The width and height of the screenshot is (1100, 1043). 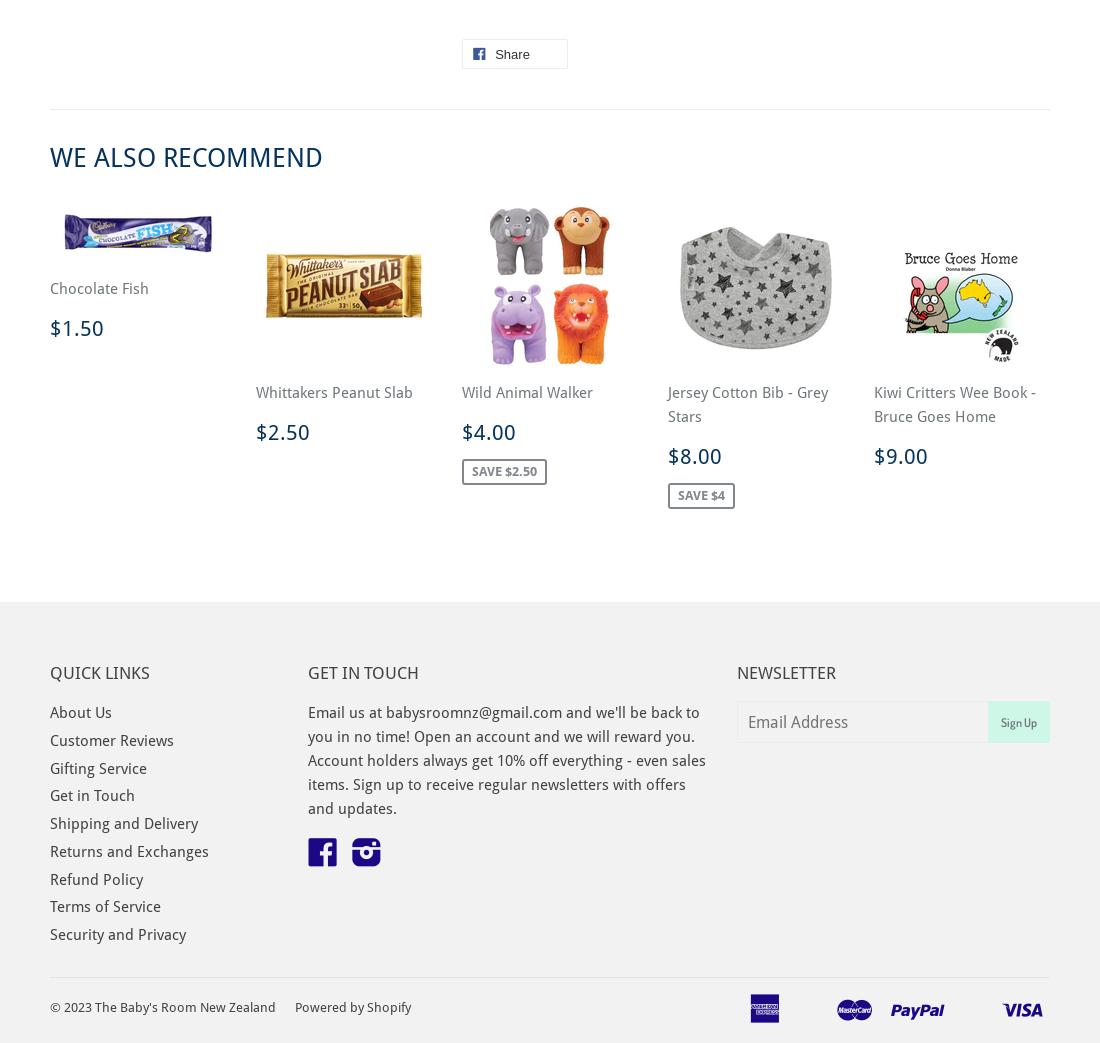 What do you see at coordinates (700, 494) in the screenshot?
I see `'Save $4'` at bounding box center [700, 494].